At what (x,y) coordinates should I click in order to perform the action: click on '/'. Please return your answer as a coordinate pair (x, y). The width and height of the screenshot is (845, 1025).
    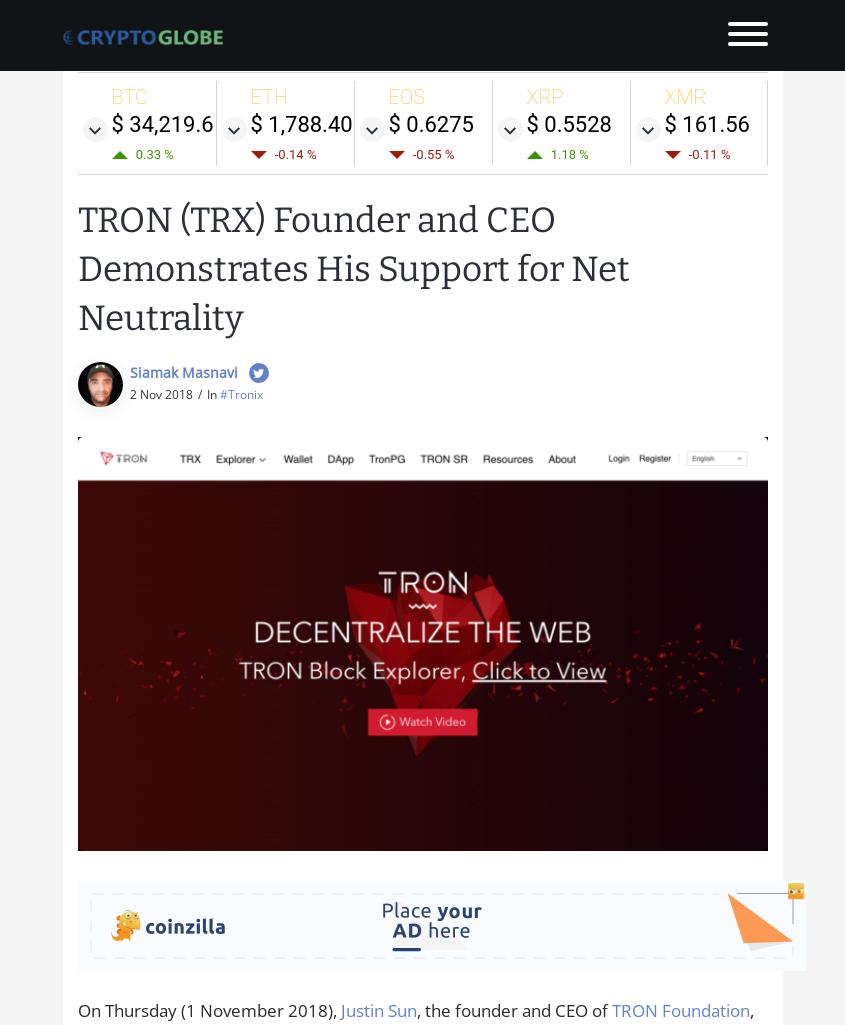
    Looking at the image, I should click on (197, 393).